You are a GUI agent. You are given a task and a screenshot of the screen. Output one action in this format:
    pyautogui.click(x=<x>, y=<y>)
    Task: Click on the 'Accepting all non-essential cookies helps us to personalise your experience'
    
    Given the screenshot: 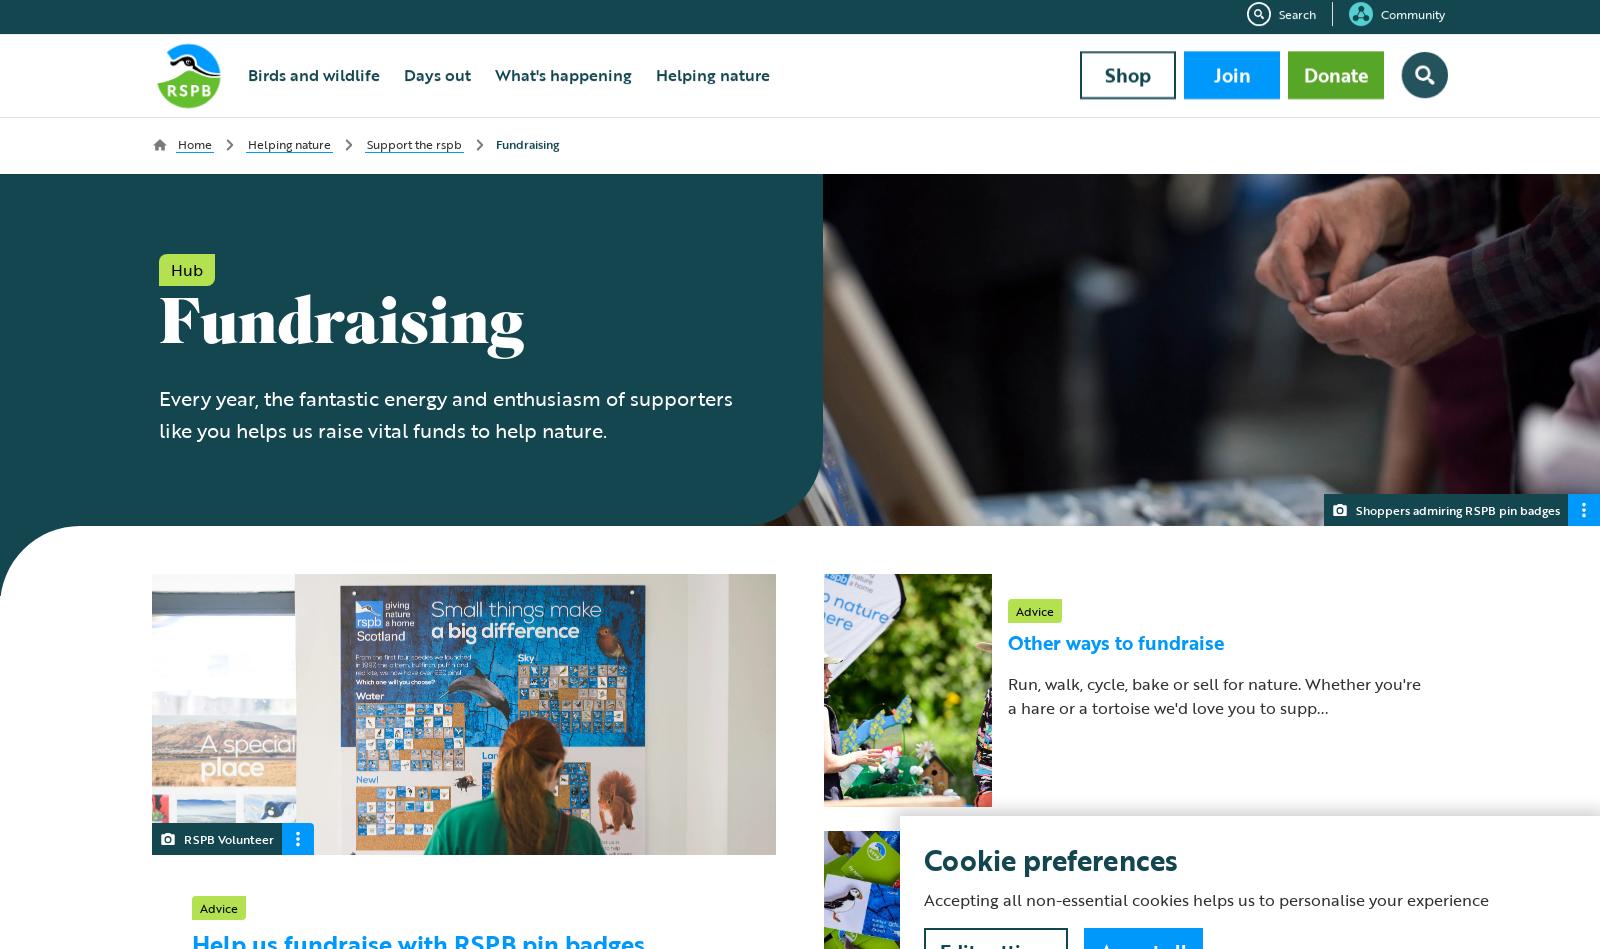 What is the action you would take?
    pyautogui.click(x=1205, y=899)
    